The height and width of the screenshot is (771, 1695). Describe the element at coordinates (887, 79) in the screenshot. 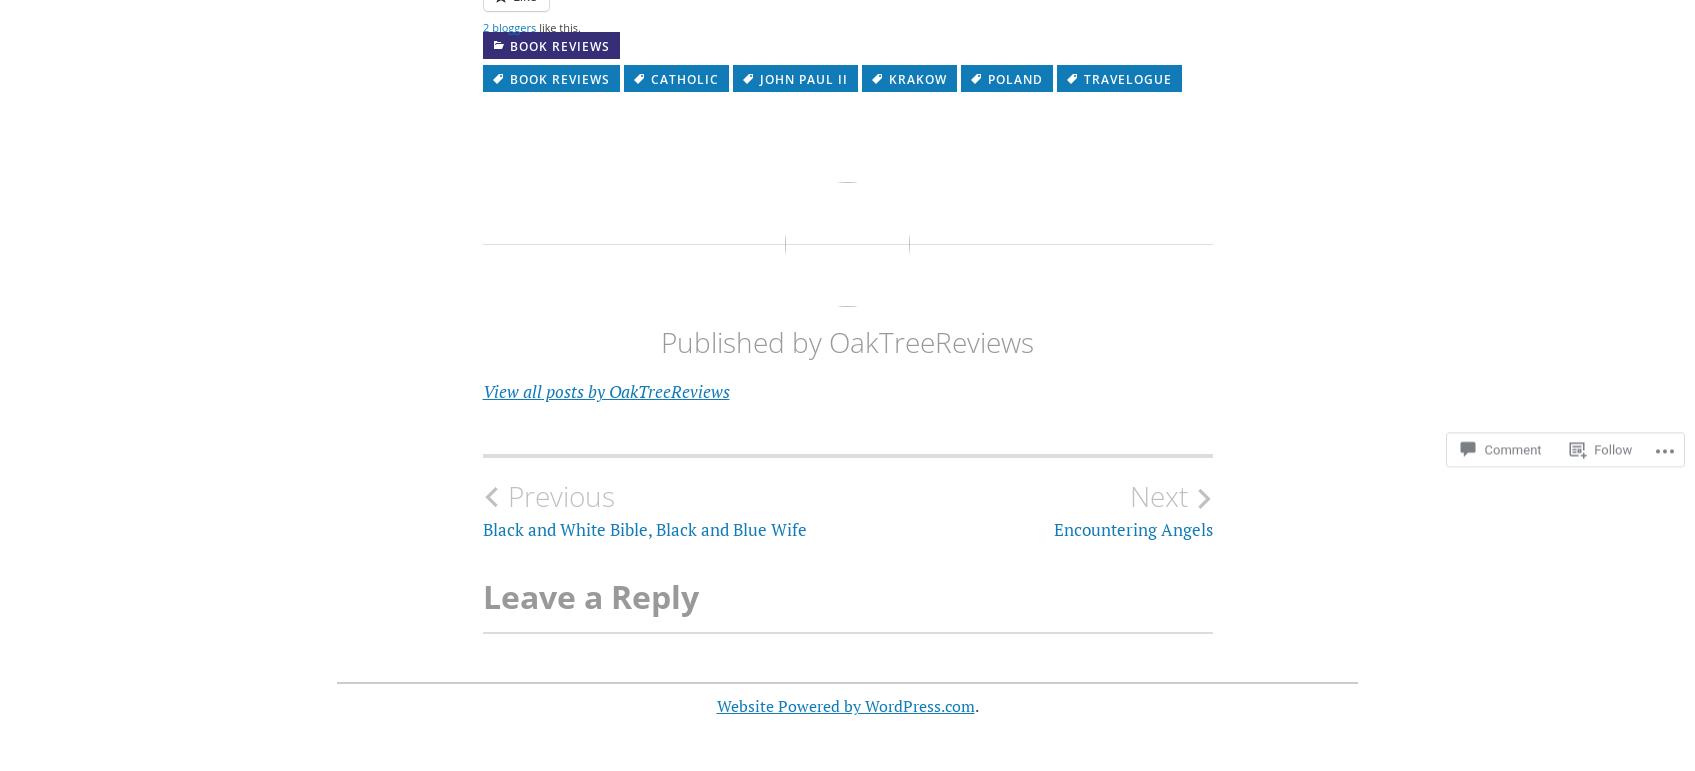

I see `'Krakow'` at that location.